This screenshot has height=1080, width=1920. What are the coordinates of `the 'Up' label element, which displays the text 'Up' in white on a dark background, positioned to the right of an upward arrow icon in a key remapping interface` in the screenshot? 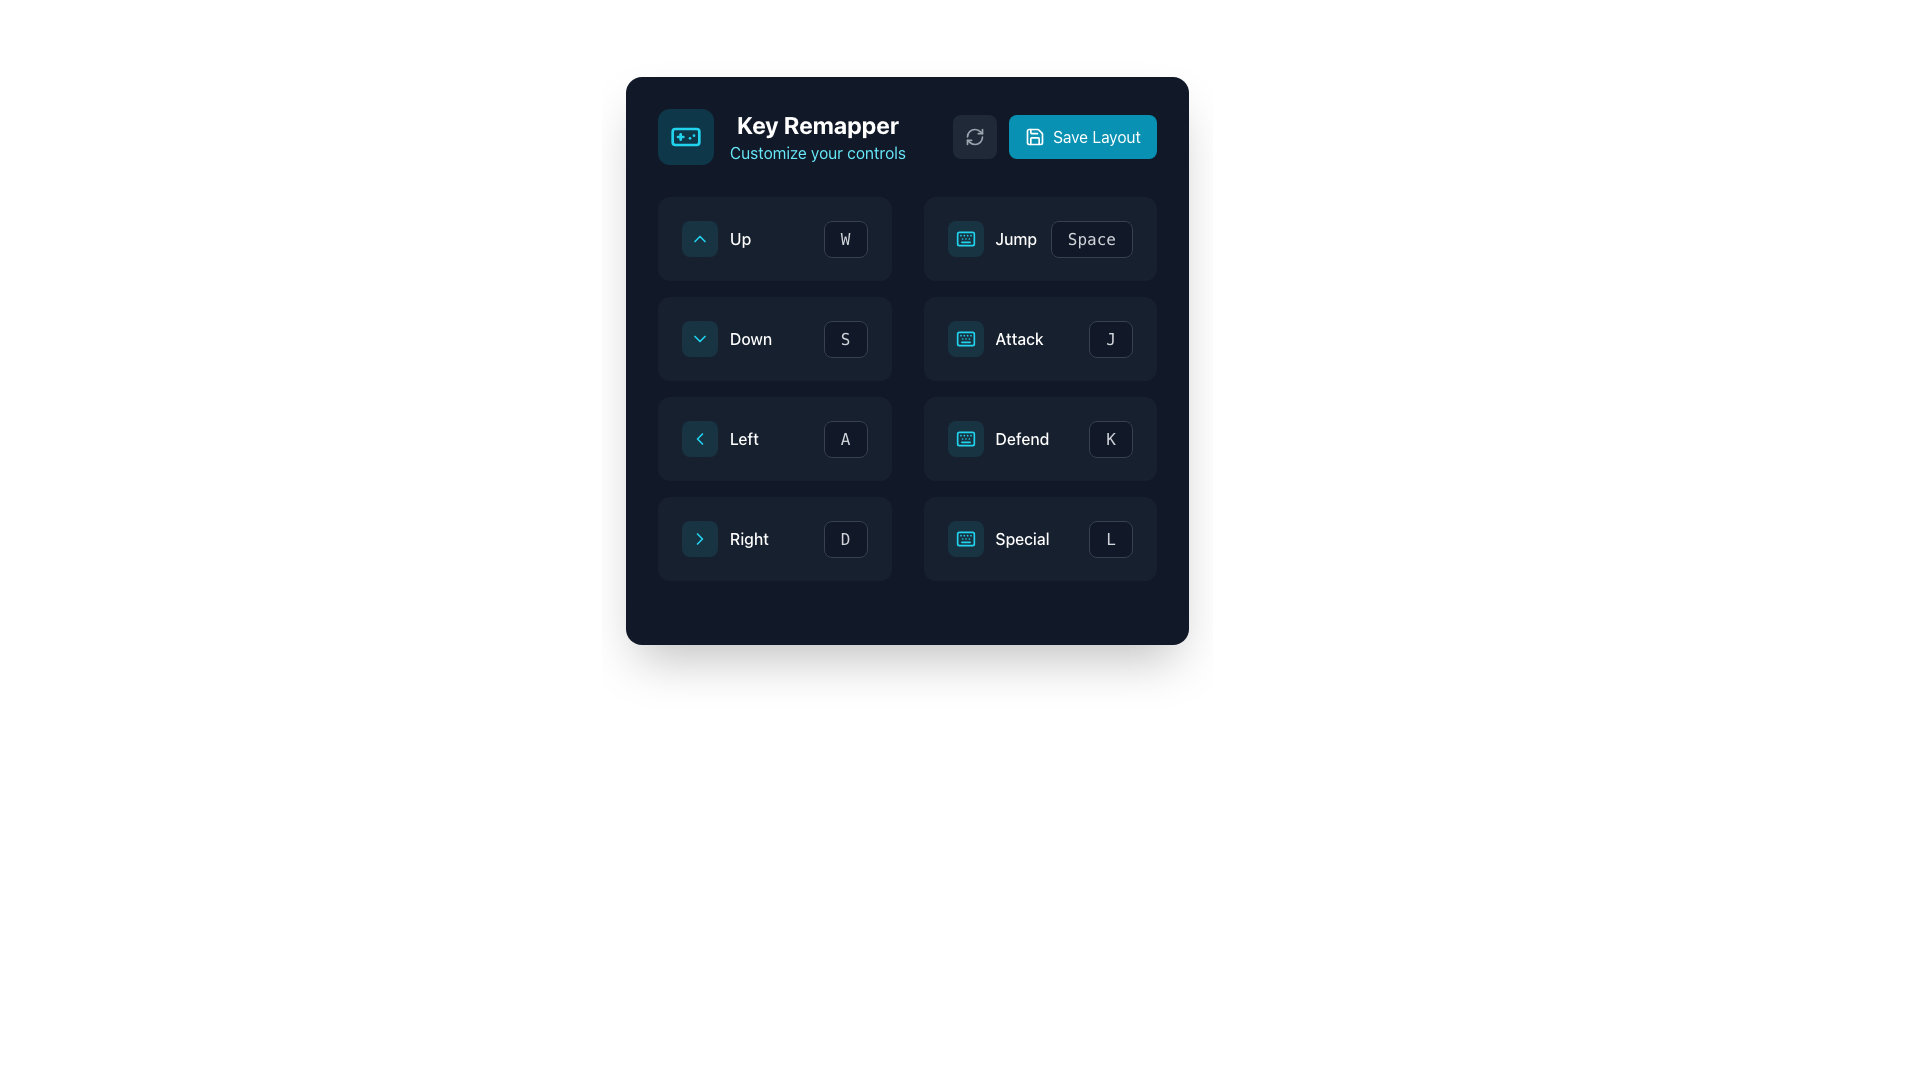 It's located at (739, 238).